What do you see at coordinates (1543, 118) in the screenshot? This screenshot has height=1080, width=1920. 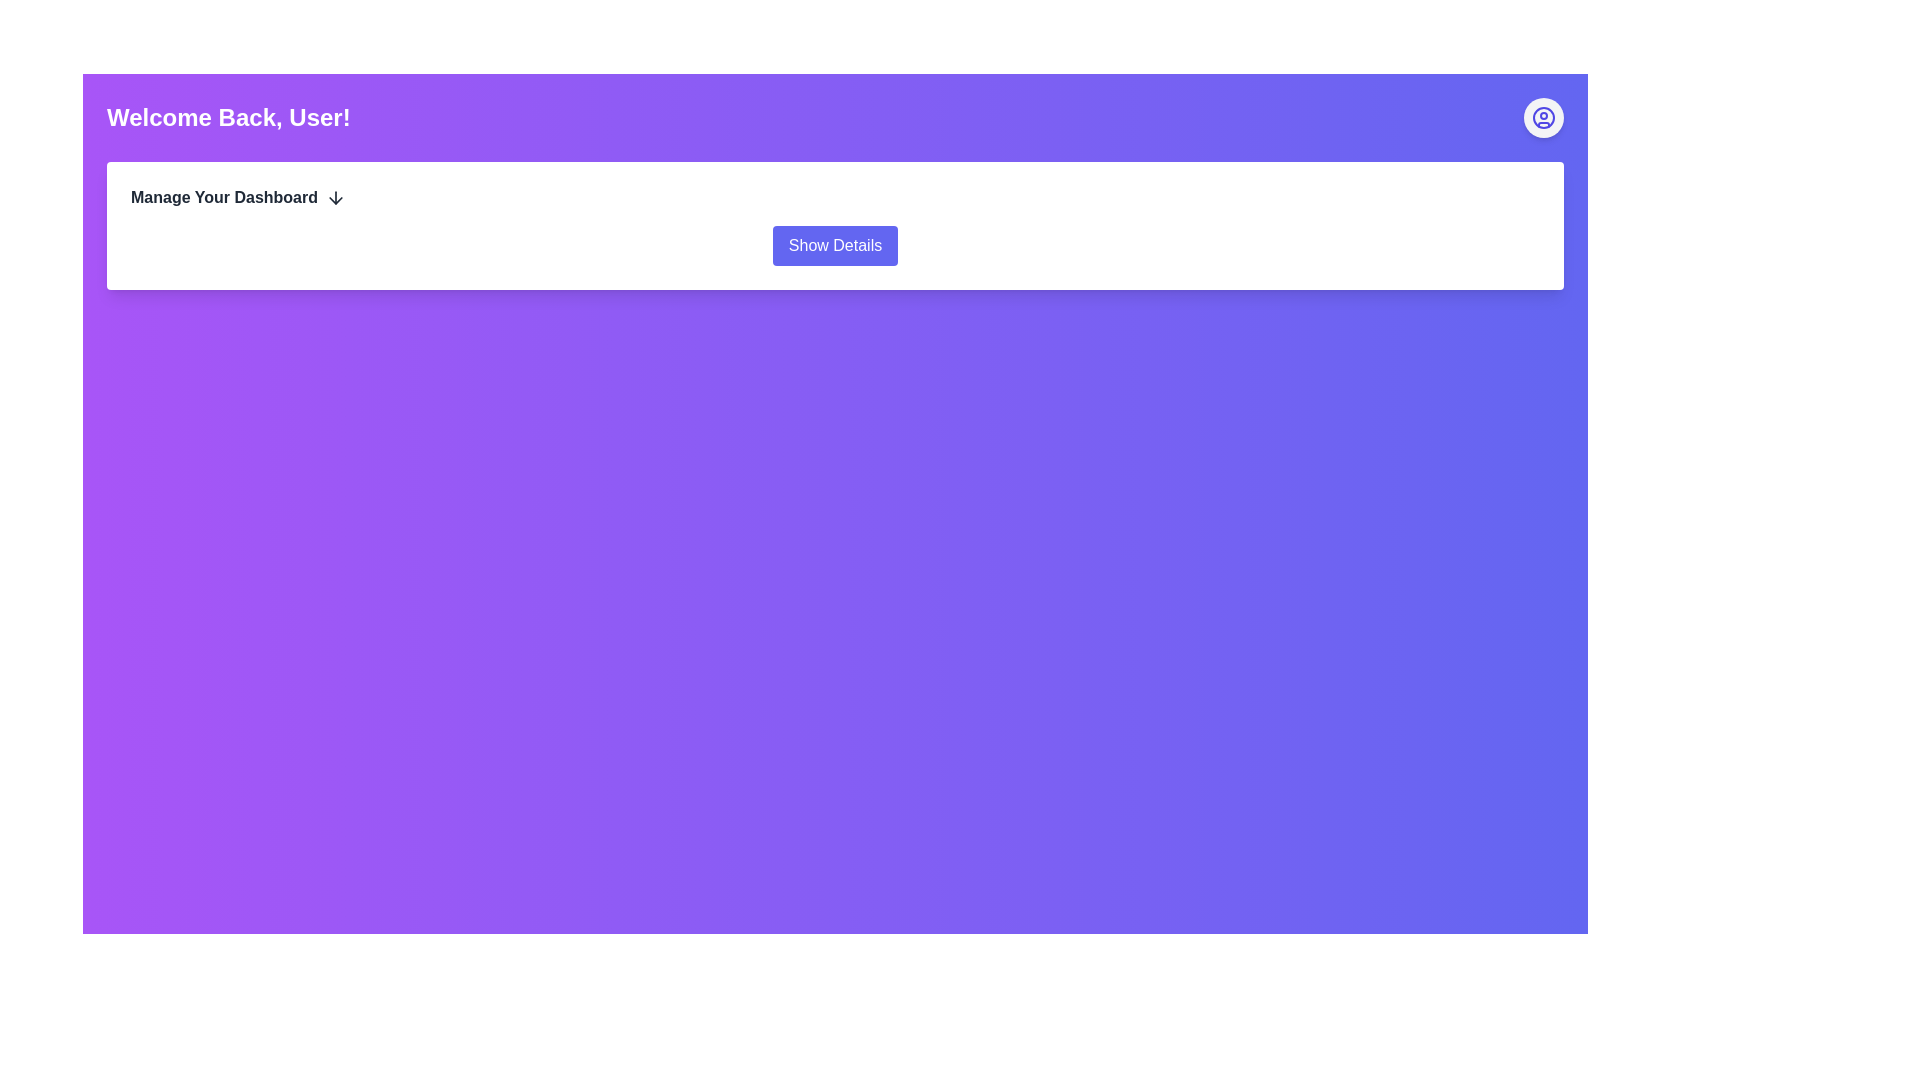 I see `the circular graphical element representing the user's profile located in the top-right corner of the interface` at bounding box center [1543, 118].